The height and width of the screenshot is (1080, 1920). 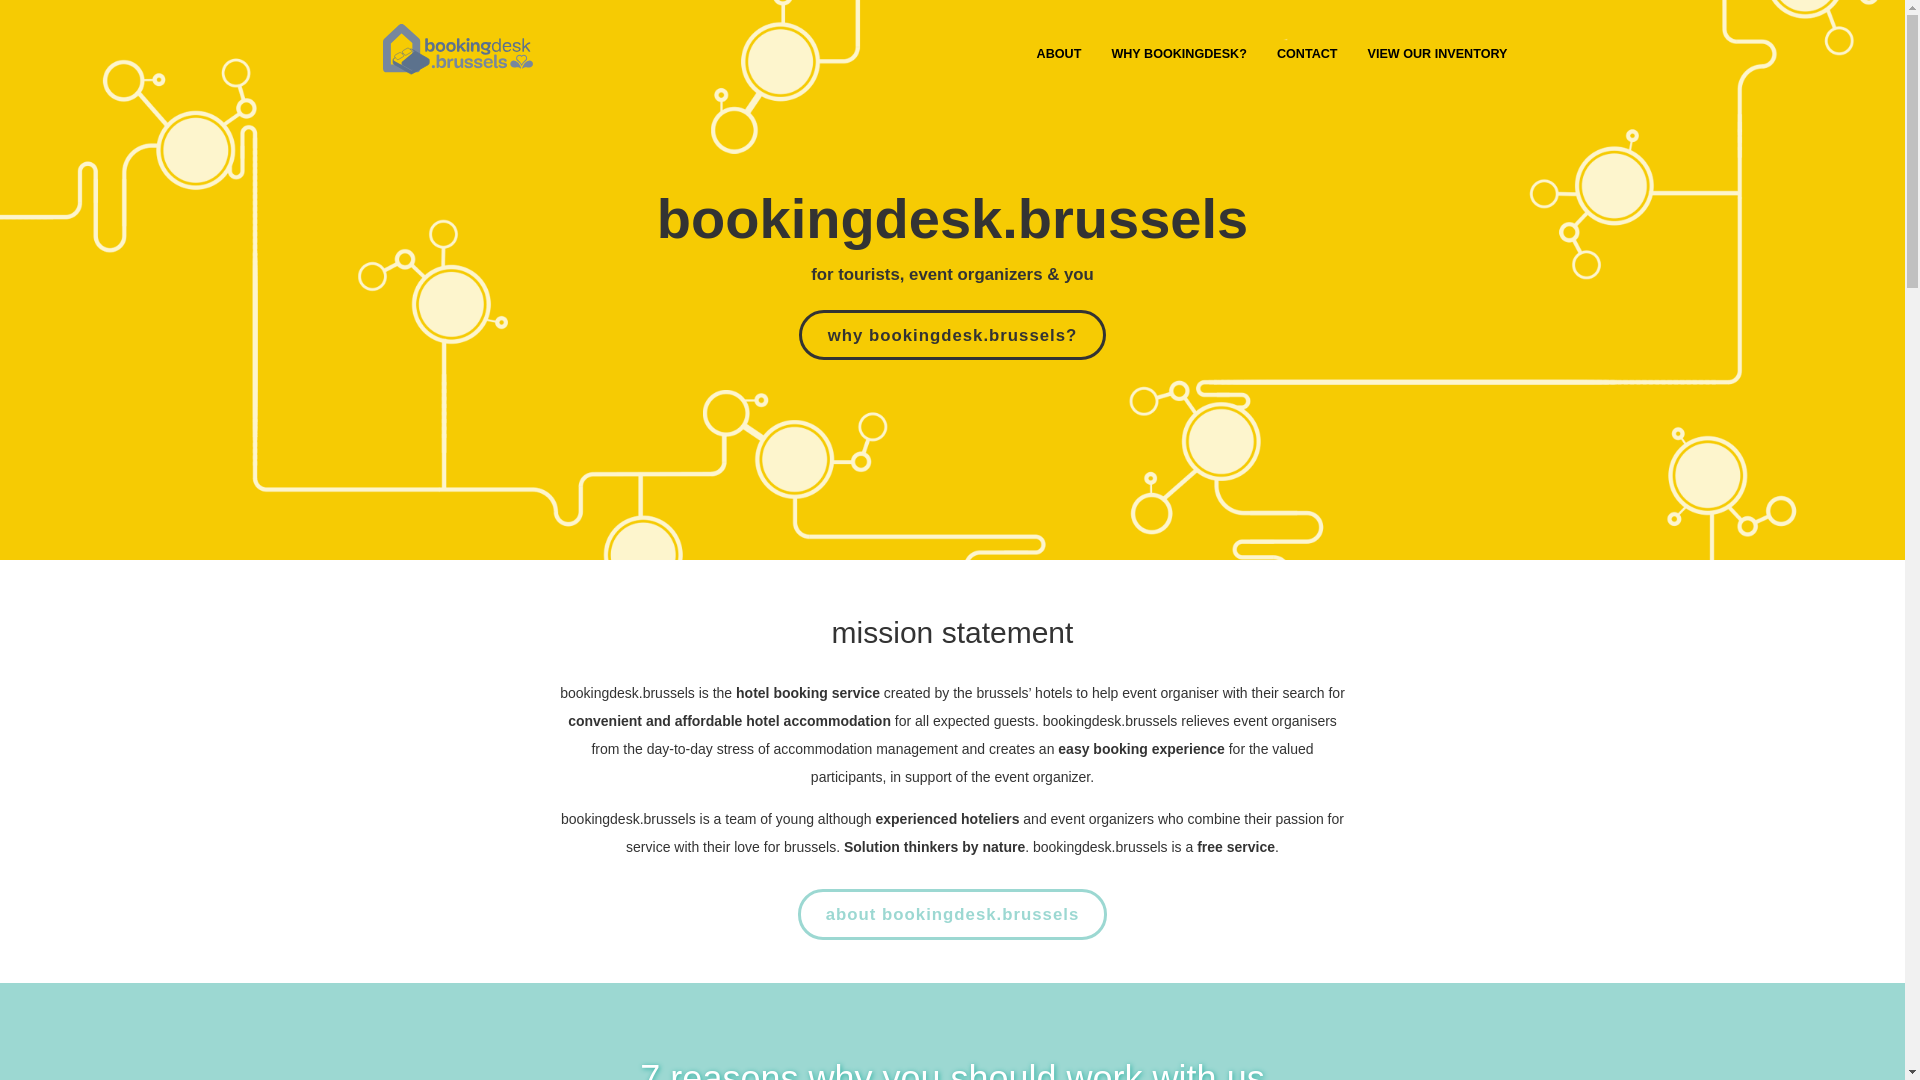 What do you see at coordinates (1022, 53) in the screenshot?
I see `'ABOUT'` at bounding box center [1022, 53].